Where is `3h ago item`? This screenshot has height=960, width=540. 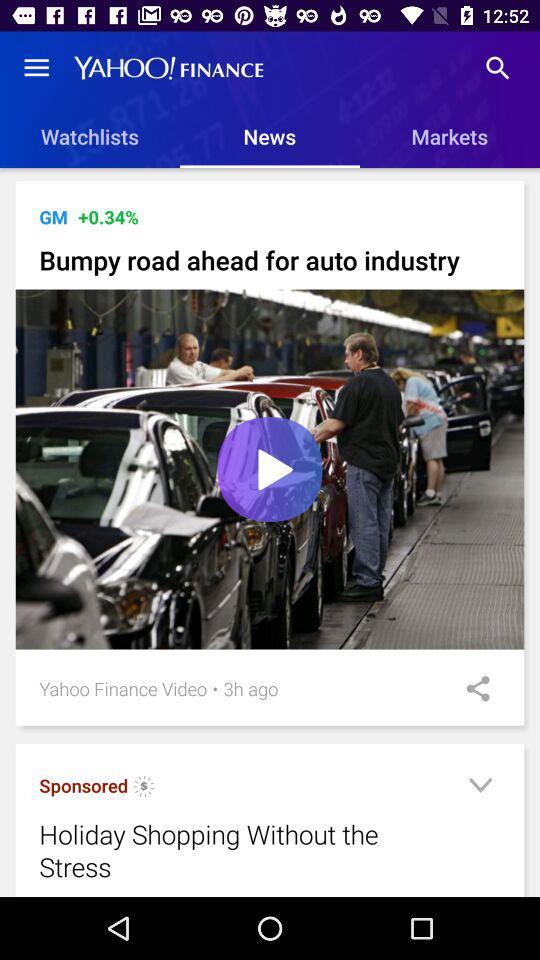 3h ago item is located at coordinates (250, 688).